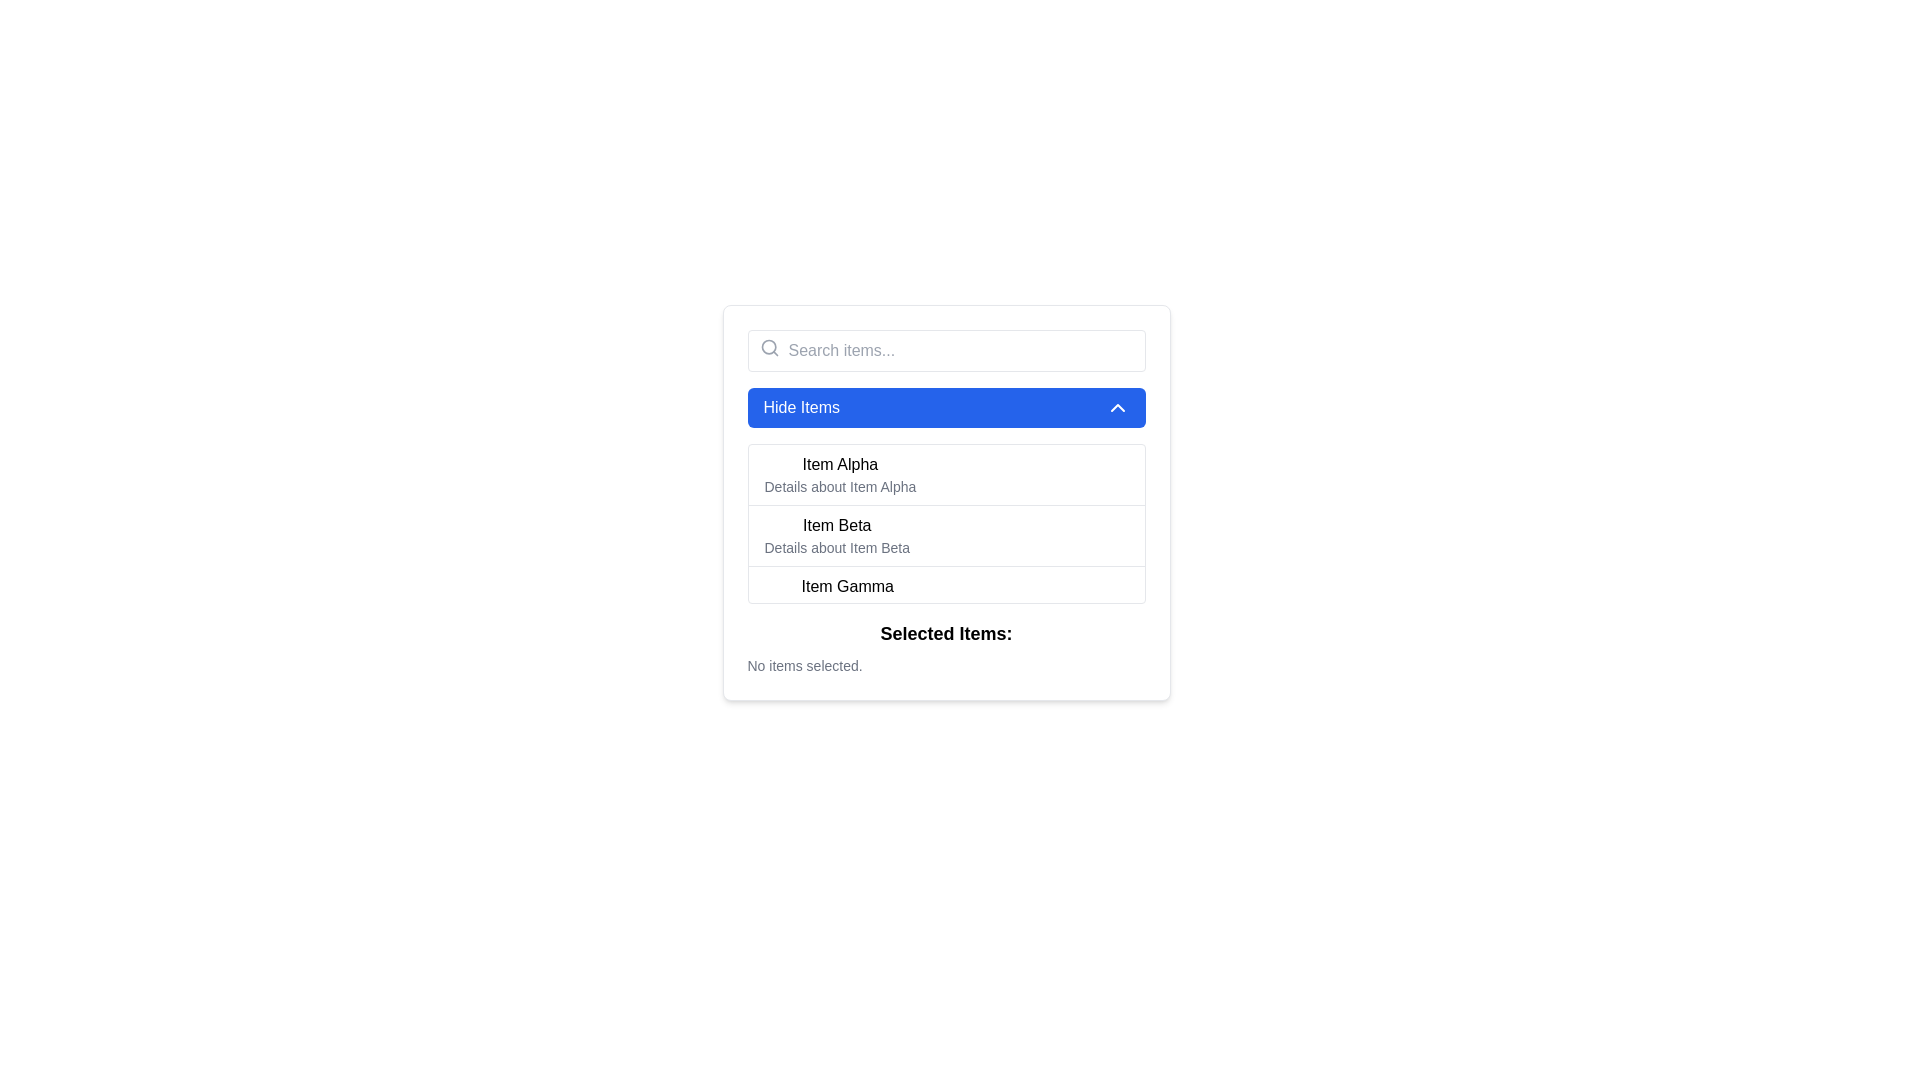  I want to click on the main label for 'Item Beta' which is located as the first line of the second item in a vertical list, positioned between 'Item Alpha' and 'Item Gamma', so click(837, 524).